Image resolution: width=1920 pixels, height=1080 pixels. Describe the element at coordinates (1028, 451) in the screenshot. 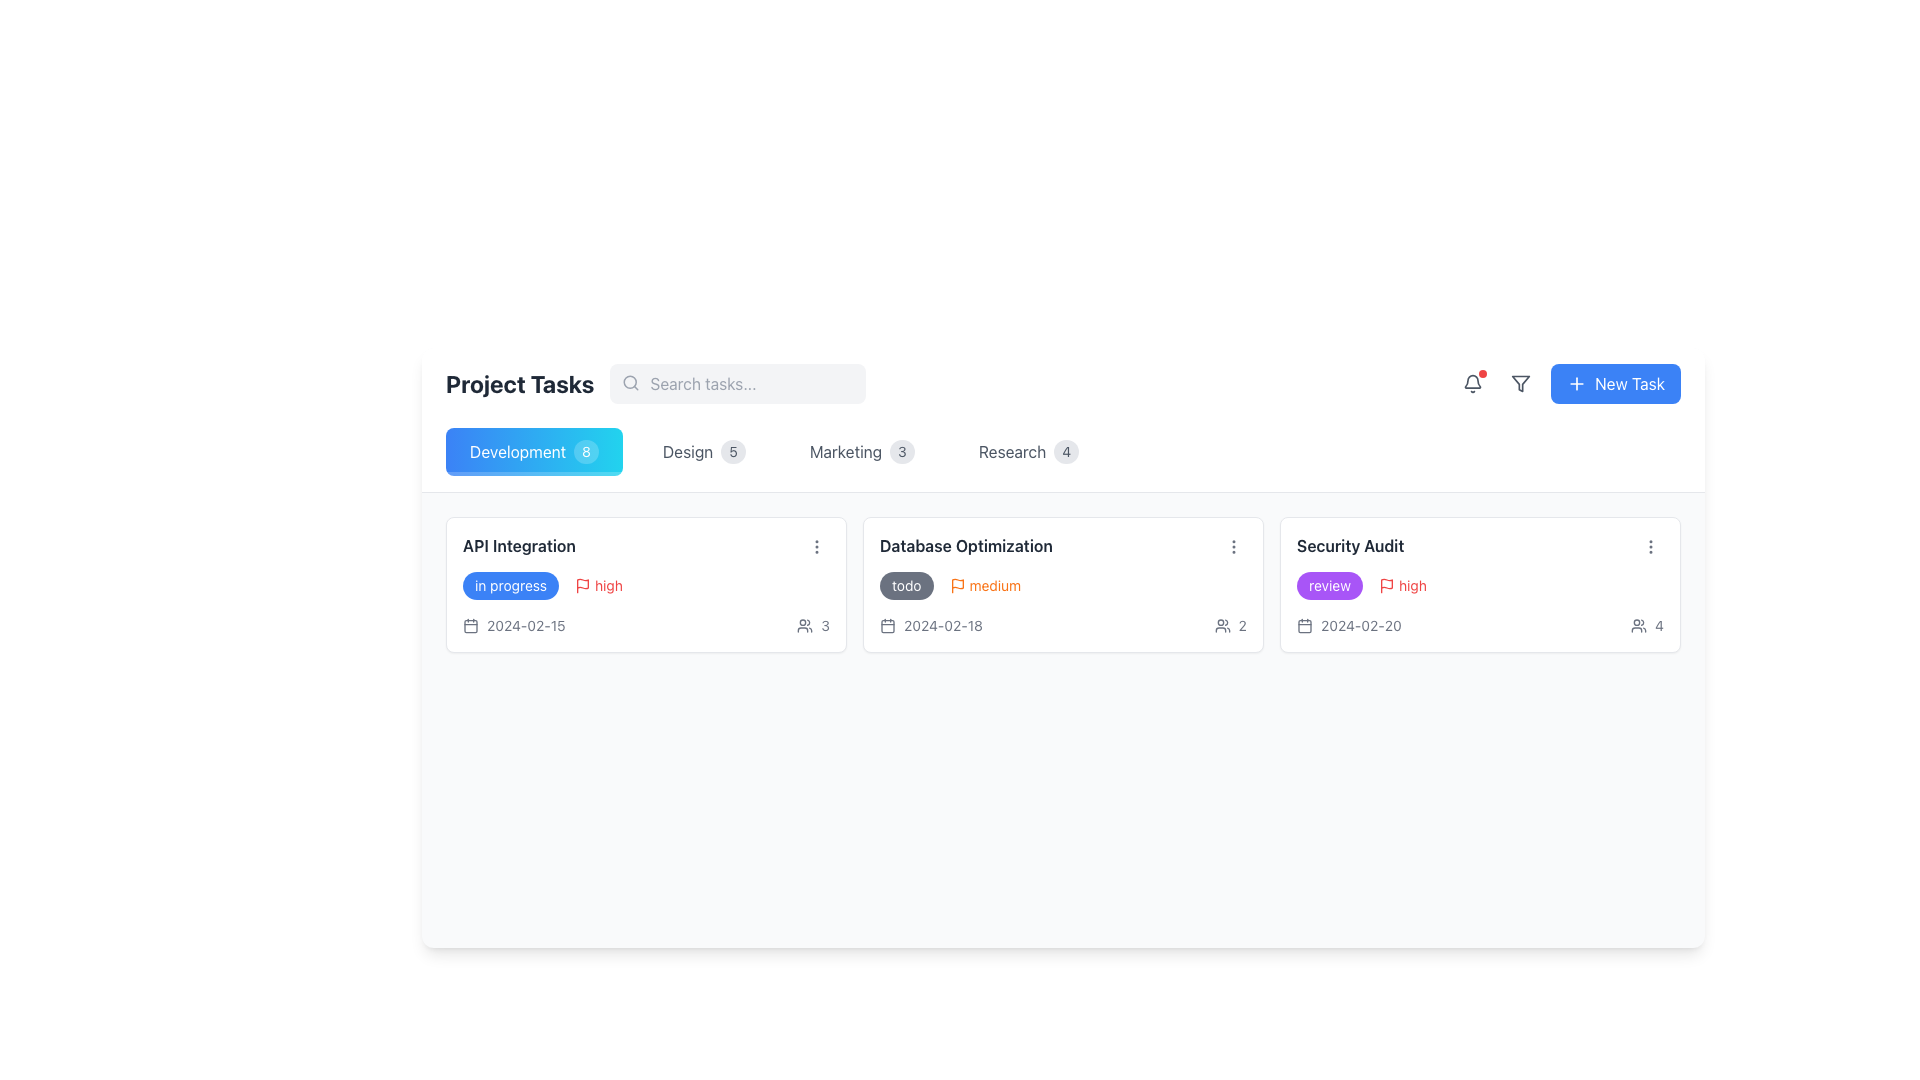

I see `the 'Research 4' button in the segmented navigation menu` at that location.